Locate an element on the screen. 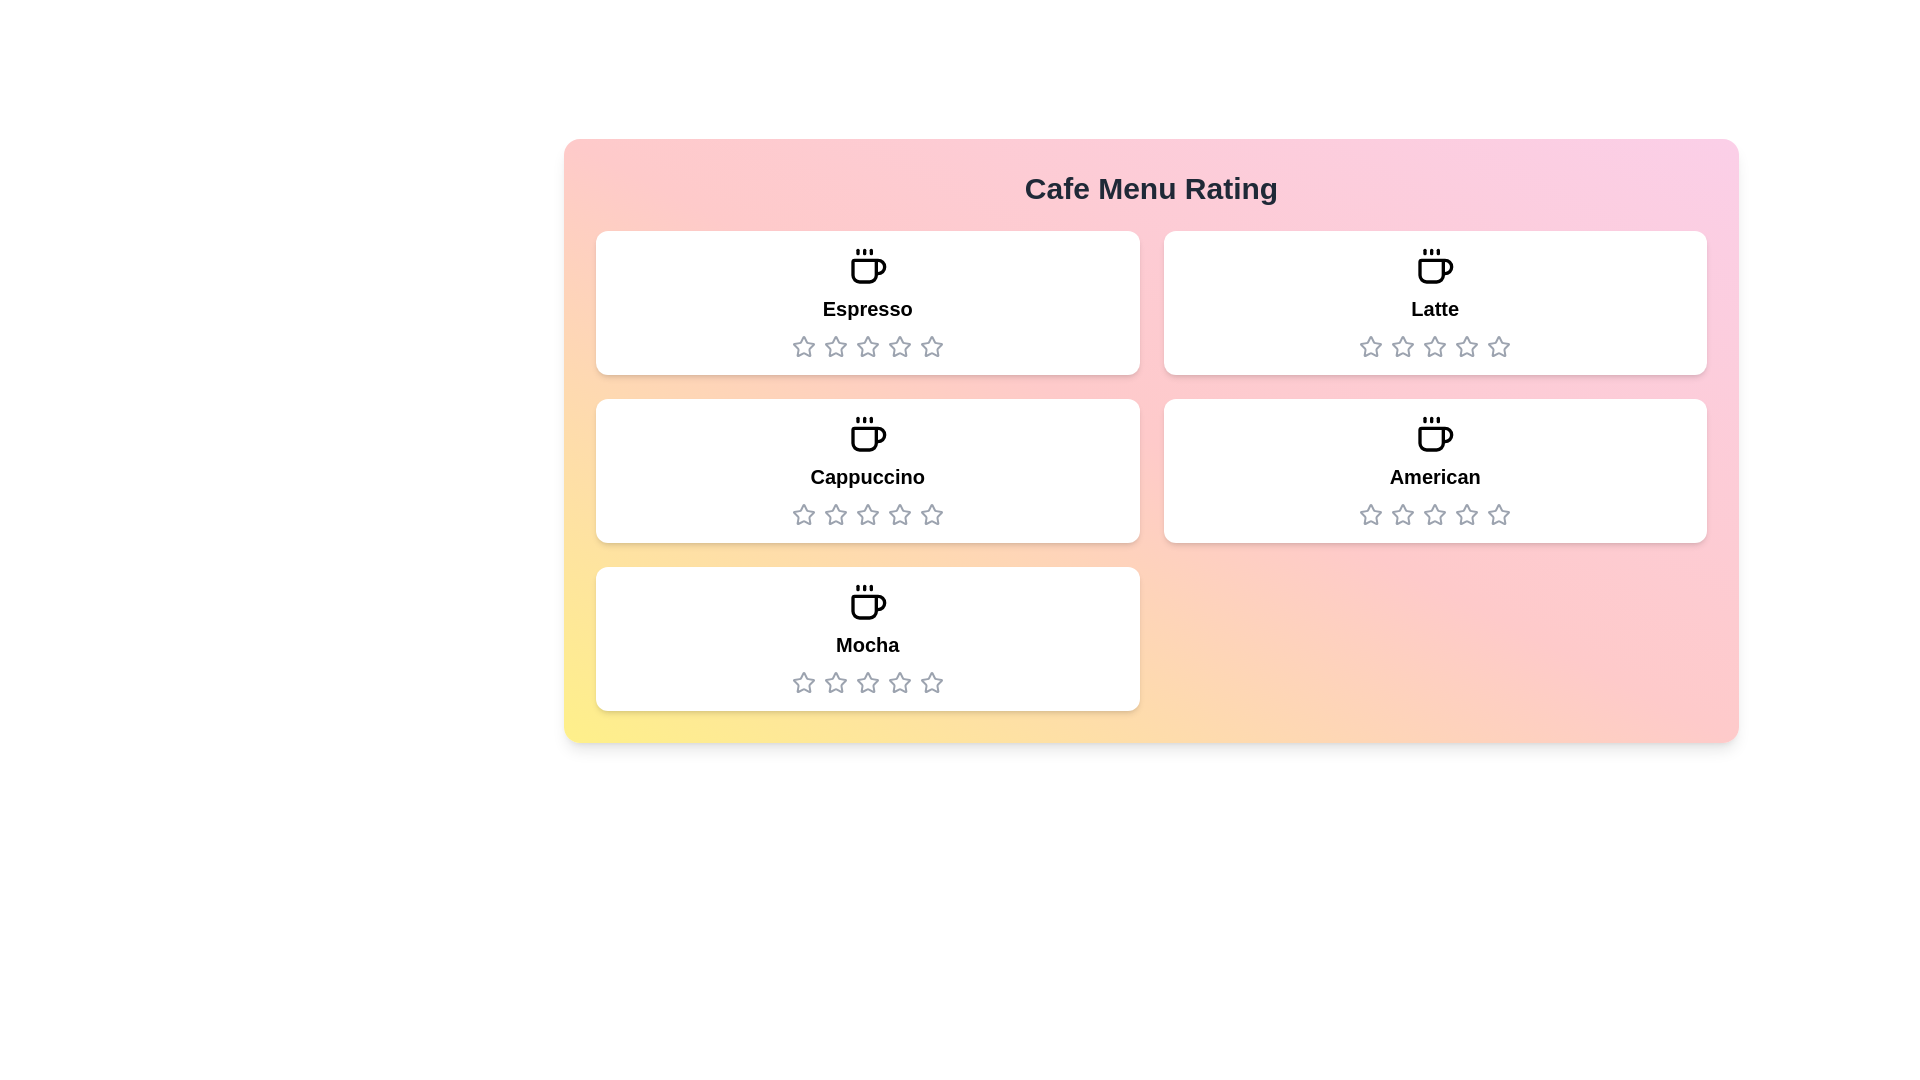  the menu item Cappuccino to navigate to its details is located at coordinates (867, 470).